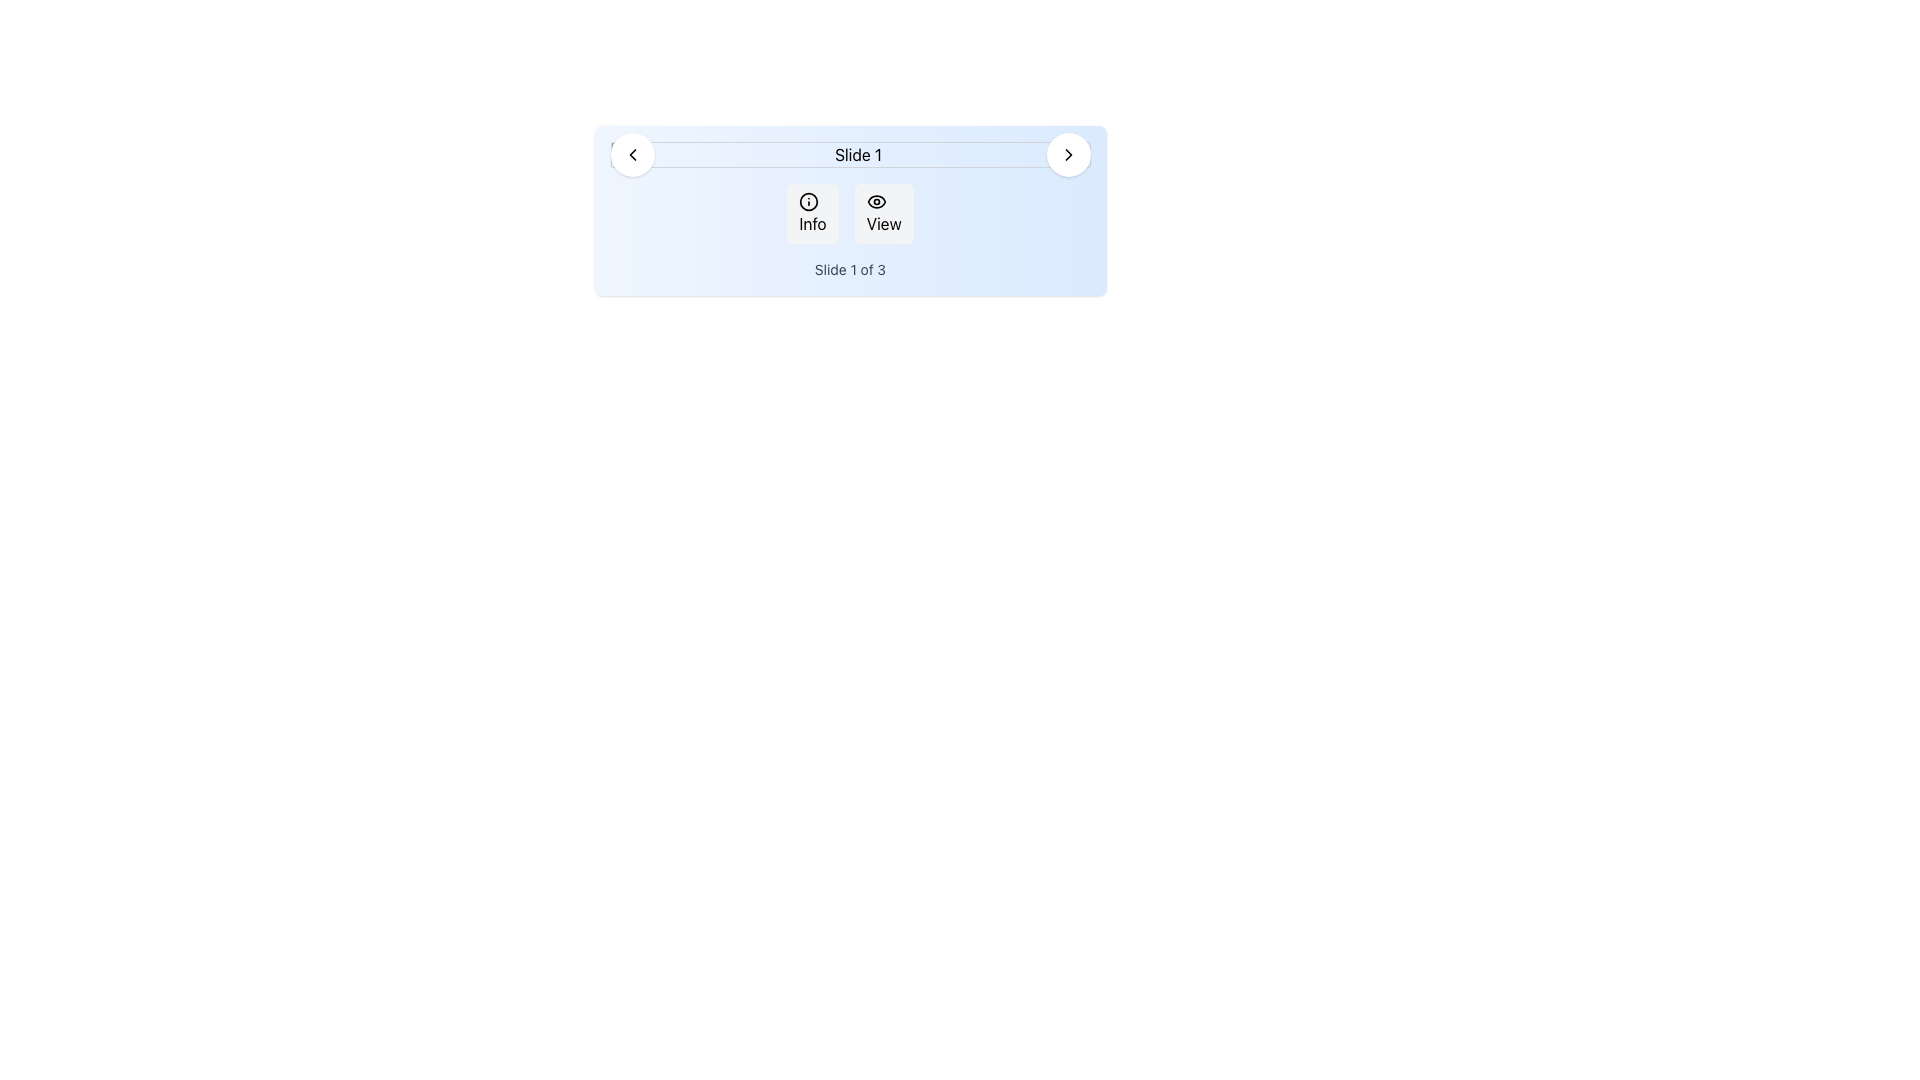 This screenshot has height=1080, width=1920. What do you see at coordinates (809, 201) in the screenshot?
I see `the filled circular icon within the 'Info' button, which is part of the panel displaying 'Slide 1'` at bounding box center [809, 201].